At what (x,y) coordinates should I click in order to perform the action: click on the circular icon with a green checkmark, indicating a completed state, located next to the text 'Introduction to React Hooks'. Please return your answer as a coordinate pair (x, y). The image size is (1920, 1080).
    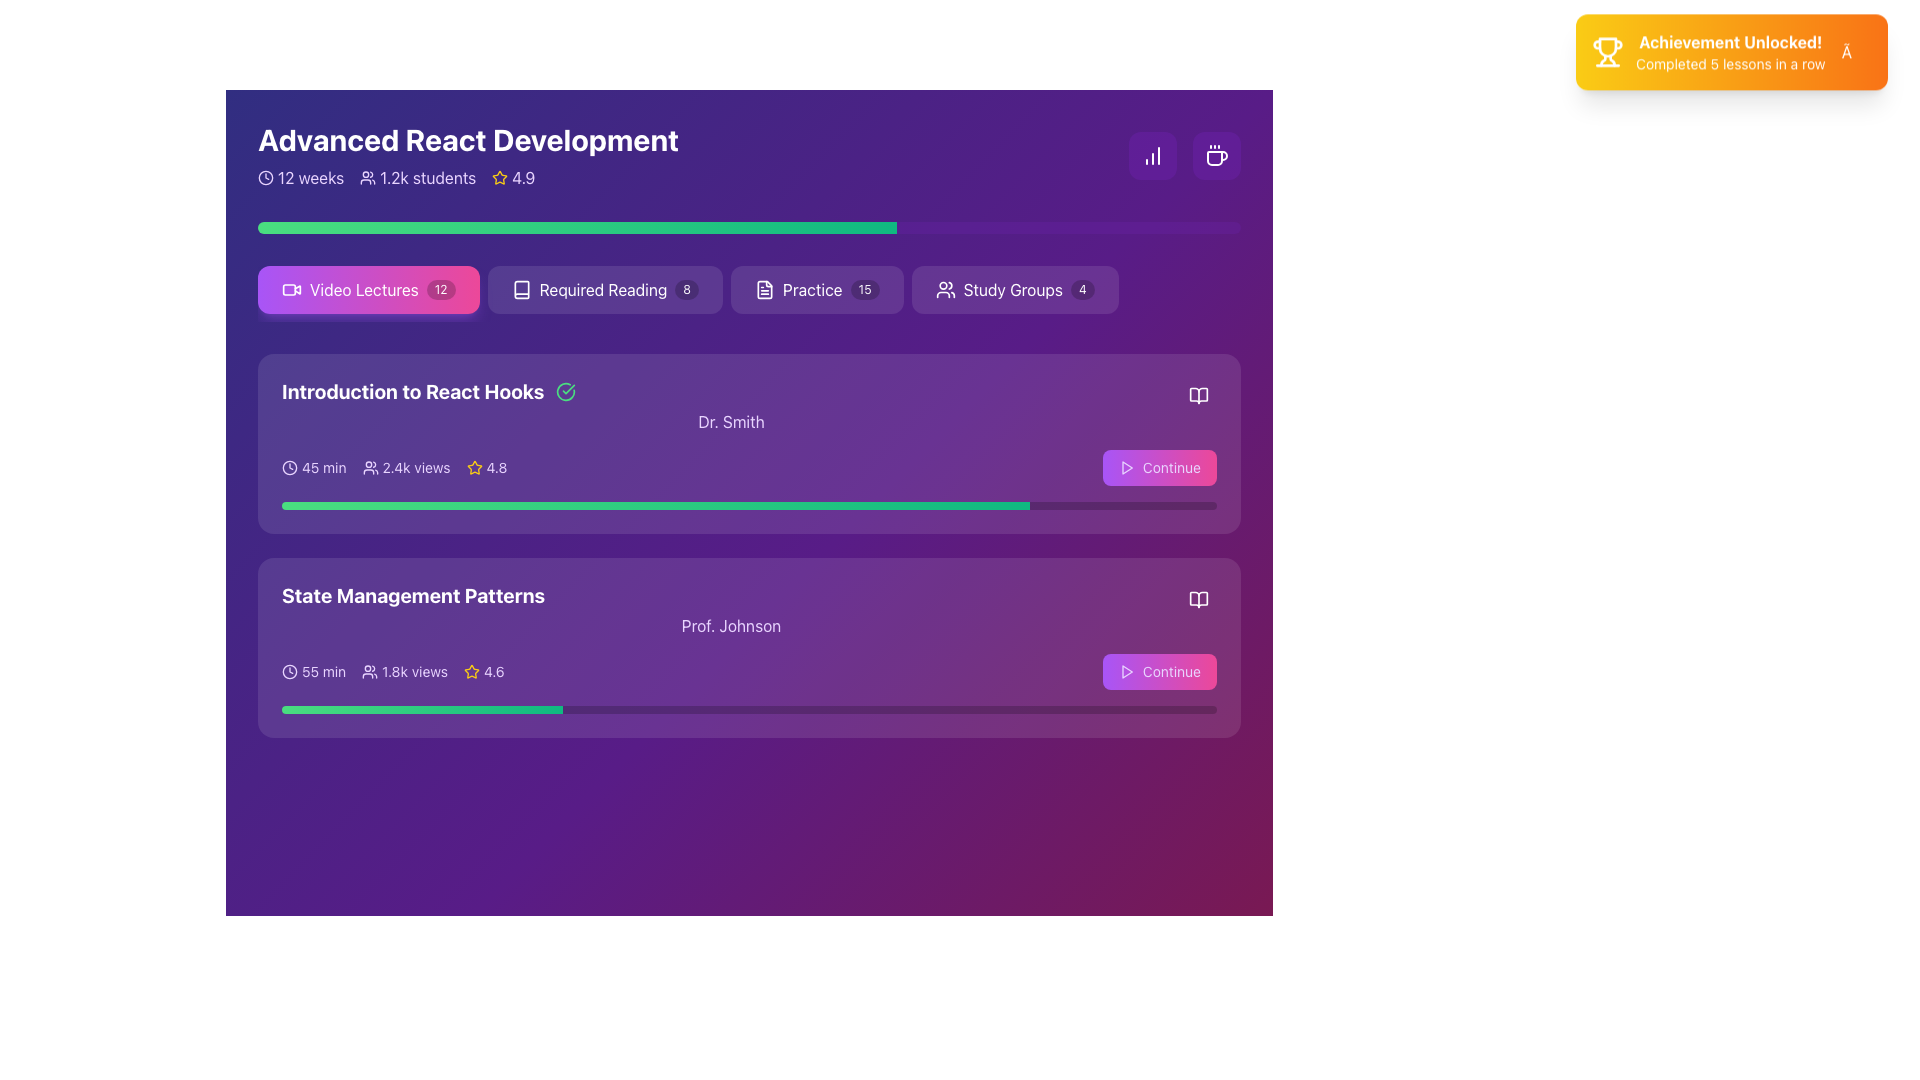
    Looking at the image, I should click on (565, 392).